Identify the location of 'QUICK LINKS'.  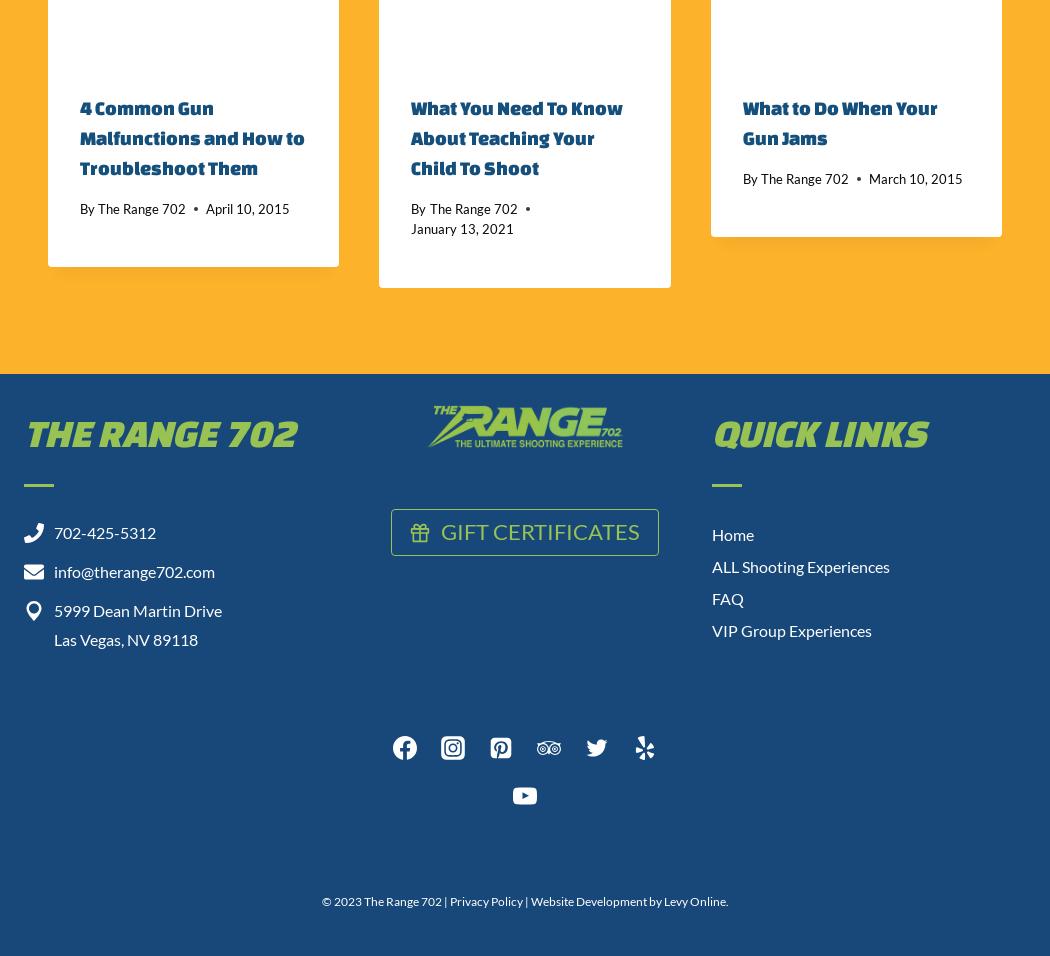
(818, 432).